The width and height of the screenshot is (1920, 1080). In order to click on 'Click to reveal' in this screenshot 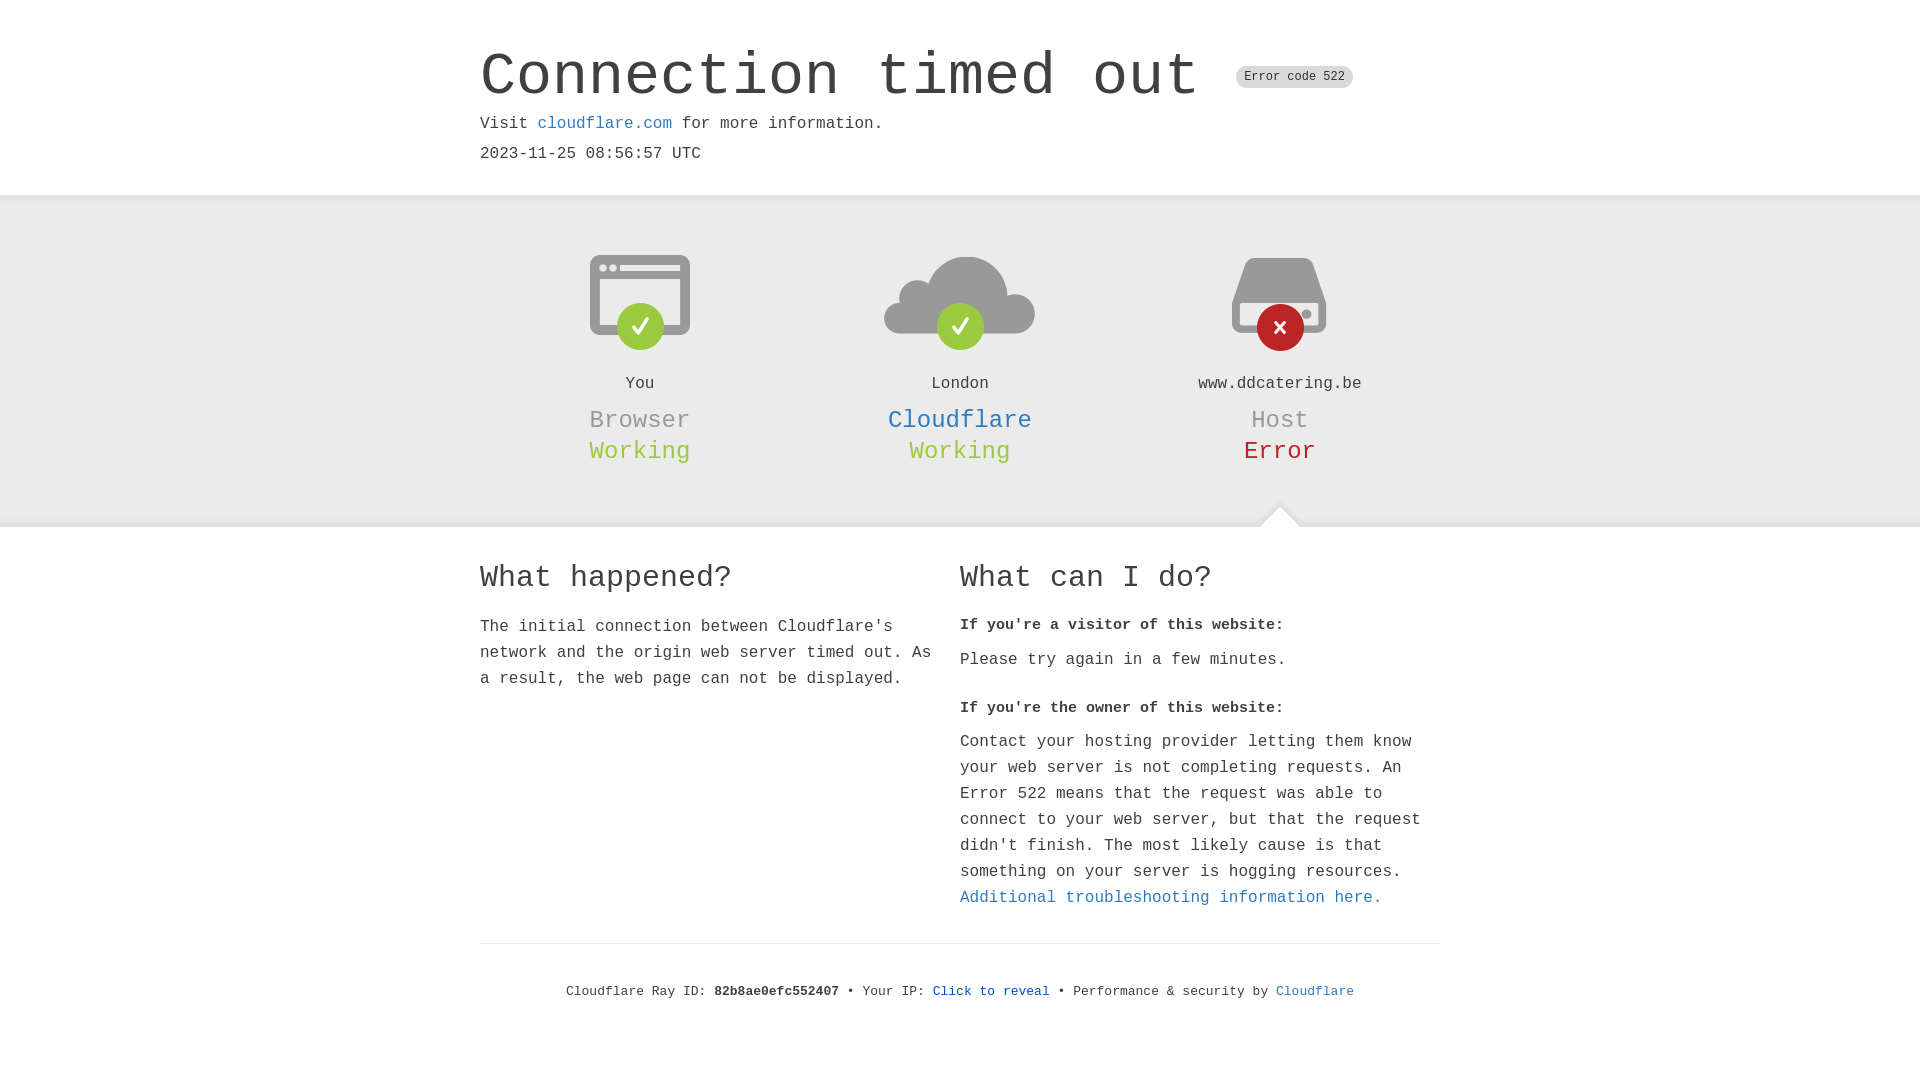, I will do `click(991, 991)`.